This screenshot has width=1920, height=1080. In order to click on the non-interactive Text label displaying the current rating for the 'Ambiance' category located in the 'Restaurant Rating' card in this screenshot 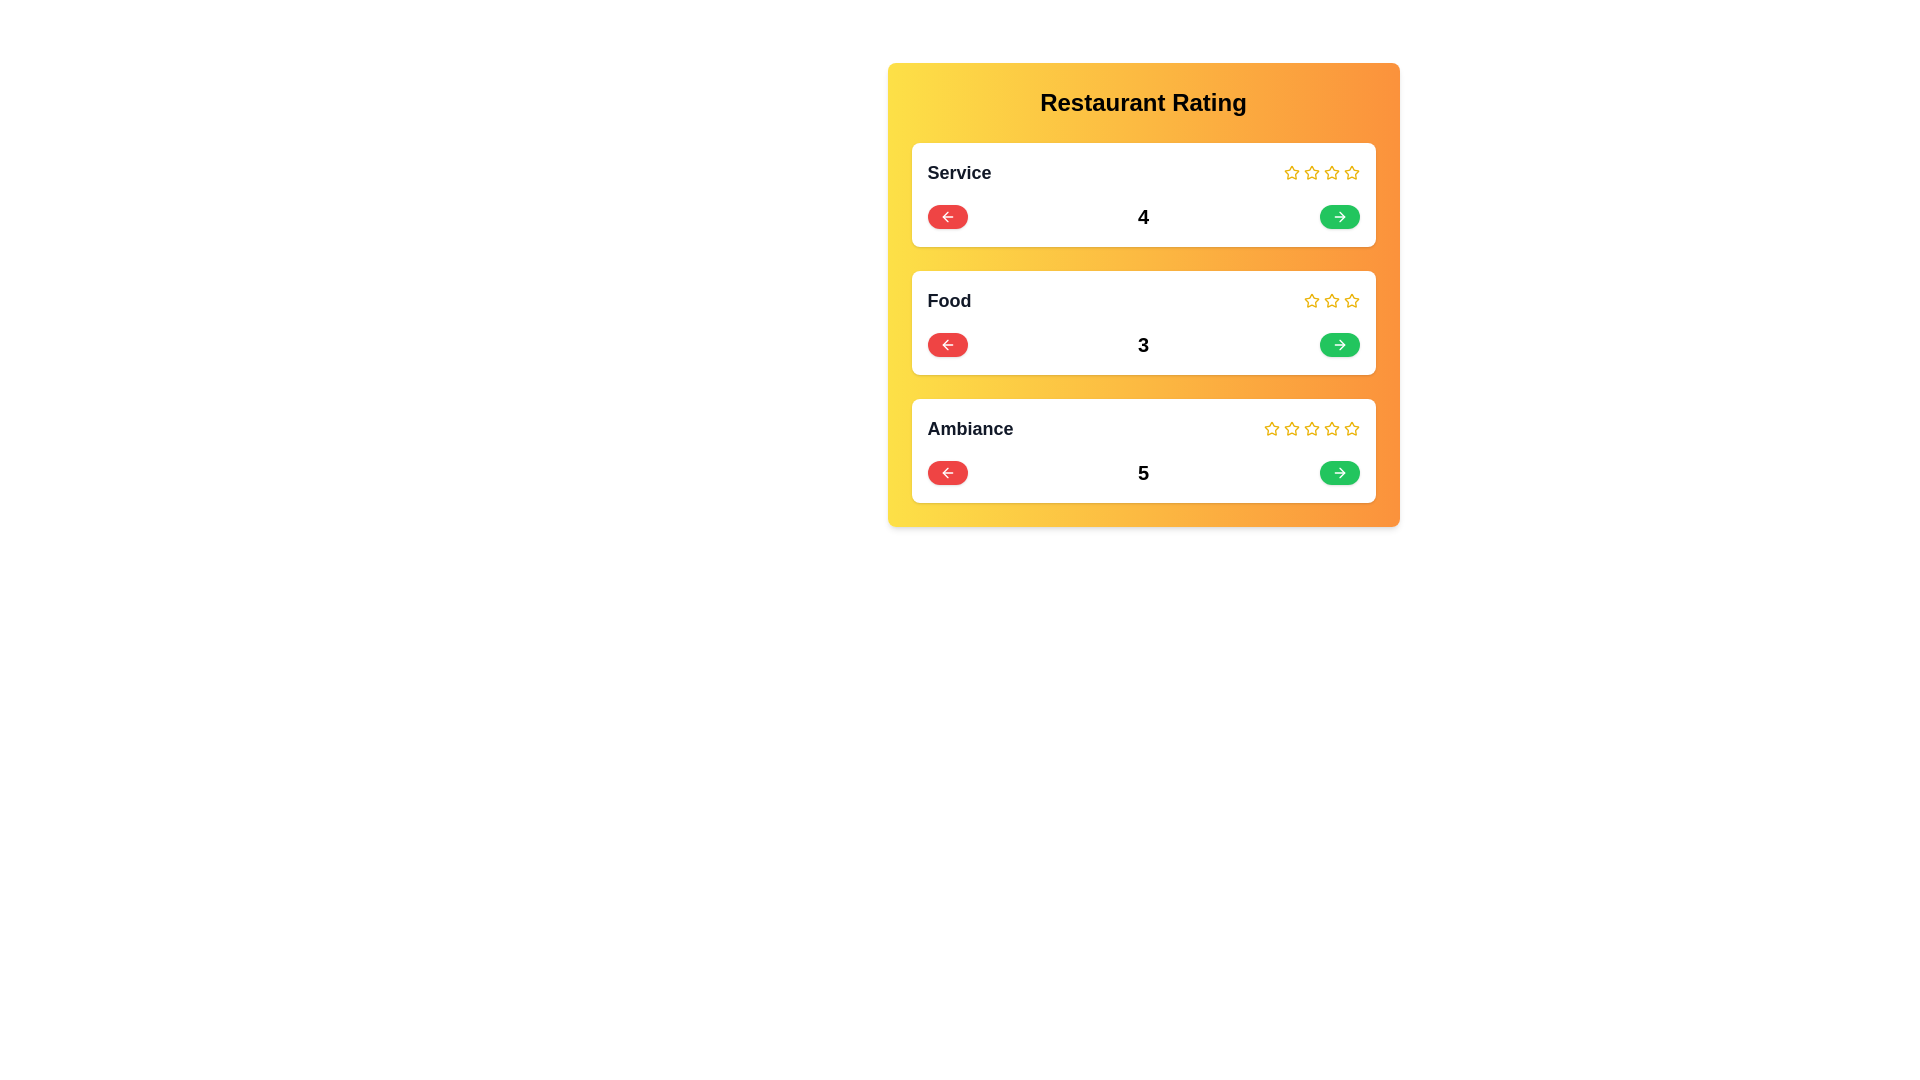, I will do `click(1143, 473)`.